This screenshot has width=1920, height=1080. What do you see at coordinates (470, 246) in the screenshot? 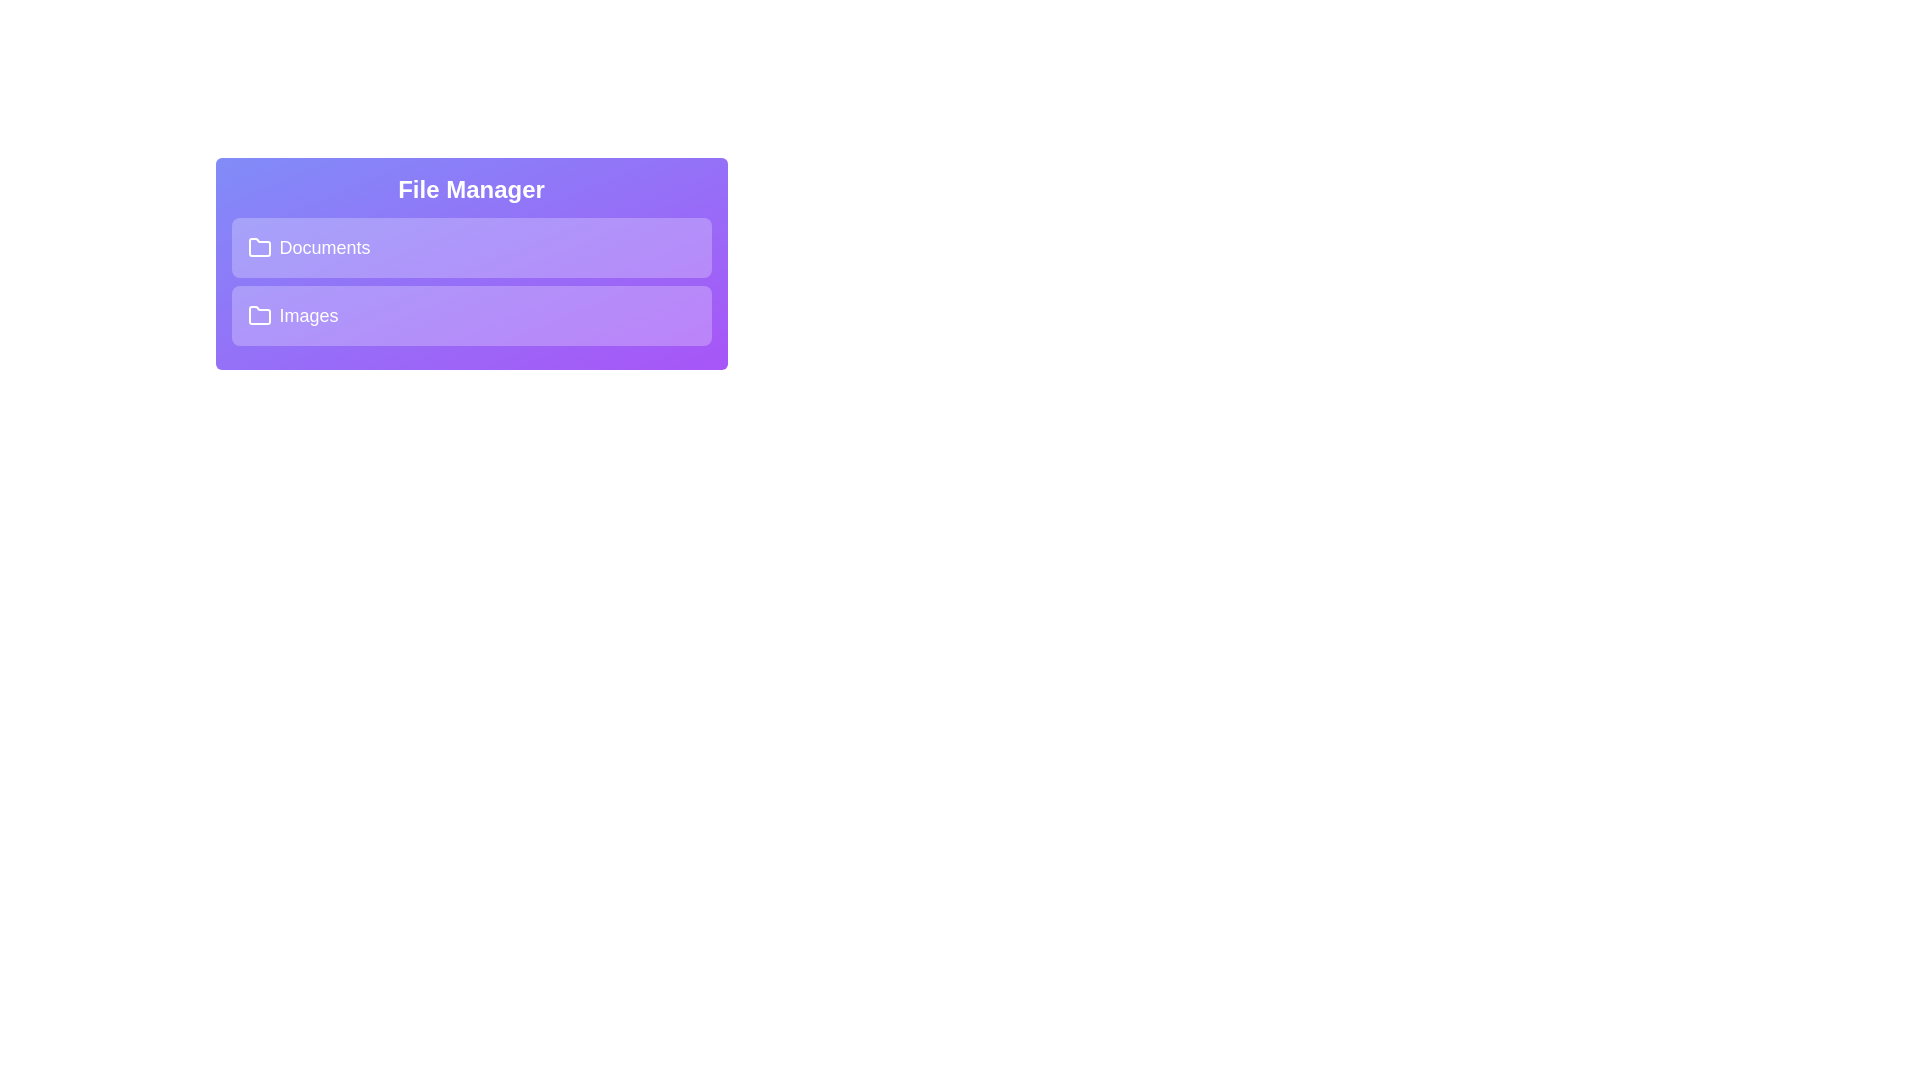
I see `the folder title area to expand or collapse it. Specify the folder name as Documents` at bounding box center [470, 246].